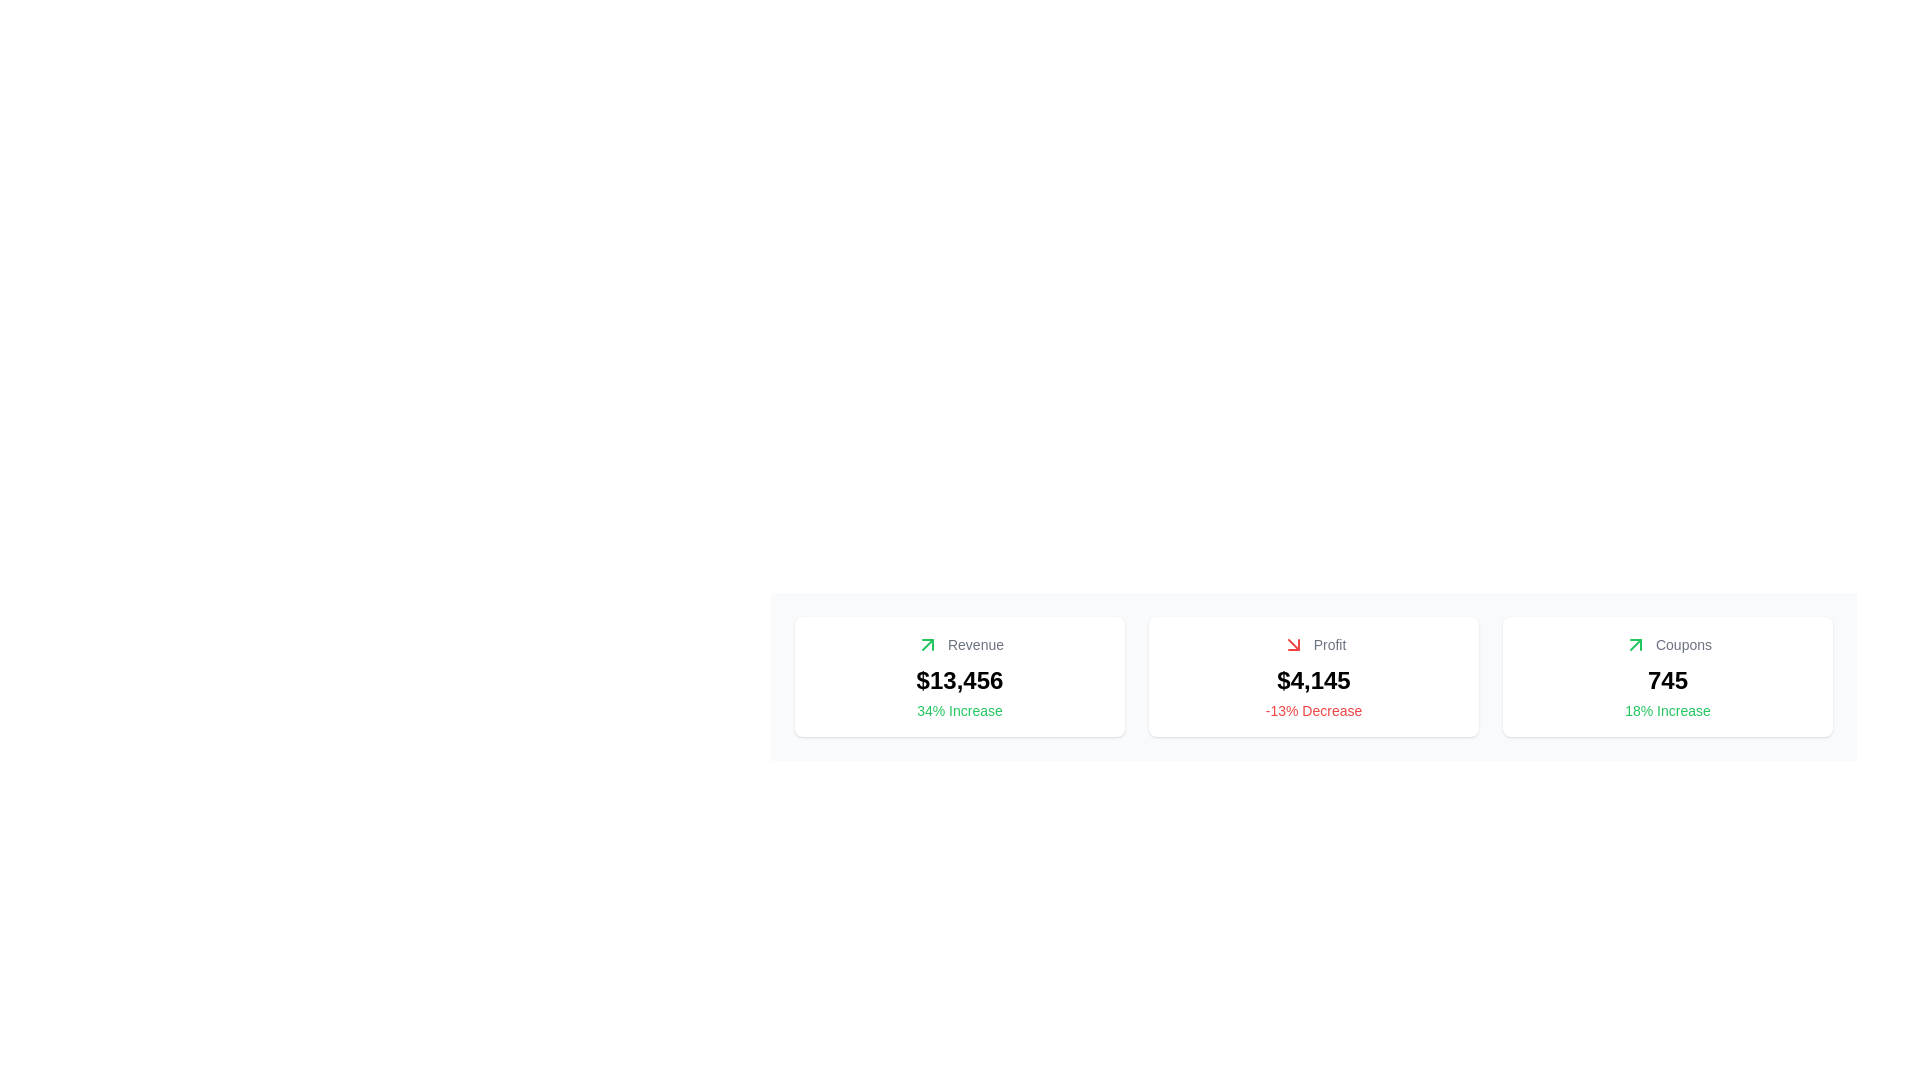  What do you see at coordinates (1667, 644) in the screenshot?
I see `the 'Coupons' label which features a green upward-right arrow icon and is located at the top of the last card in a row of three cards` at bounding box center [1667, 644].